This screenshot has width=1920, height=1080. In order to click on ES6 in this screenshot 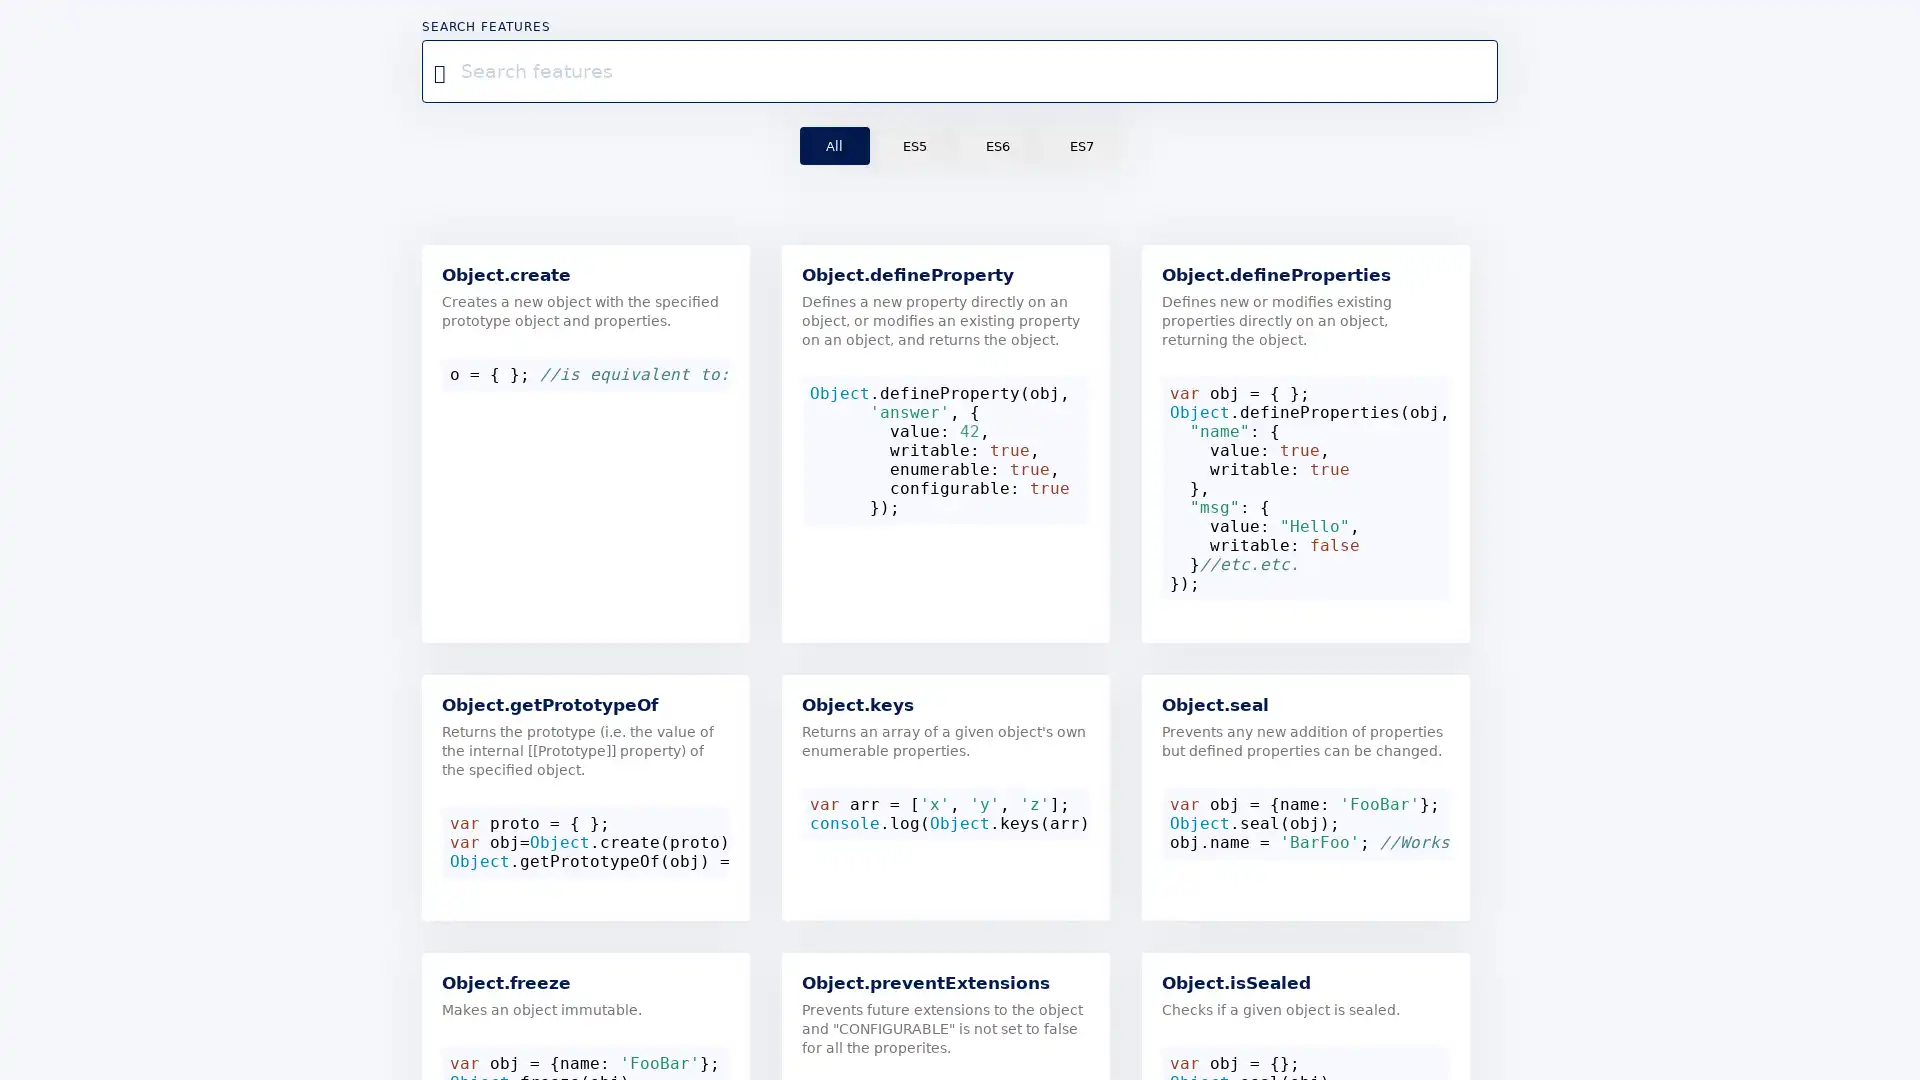, I will do `click(997, 144)`.